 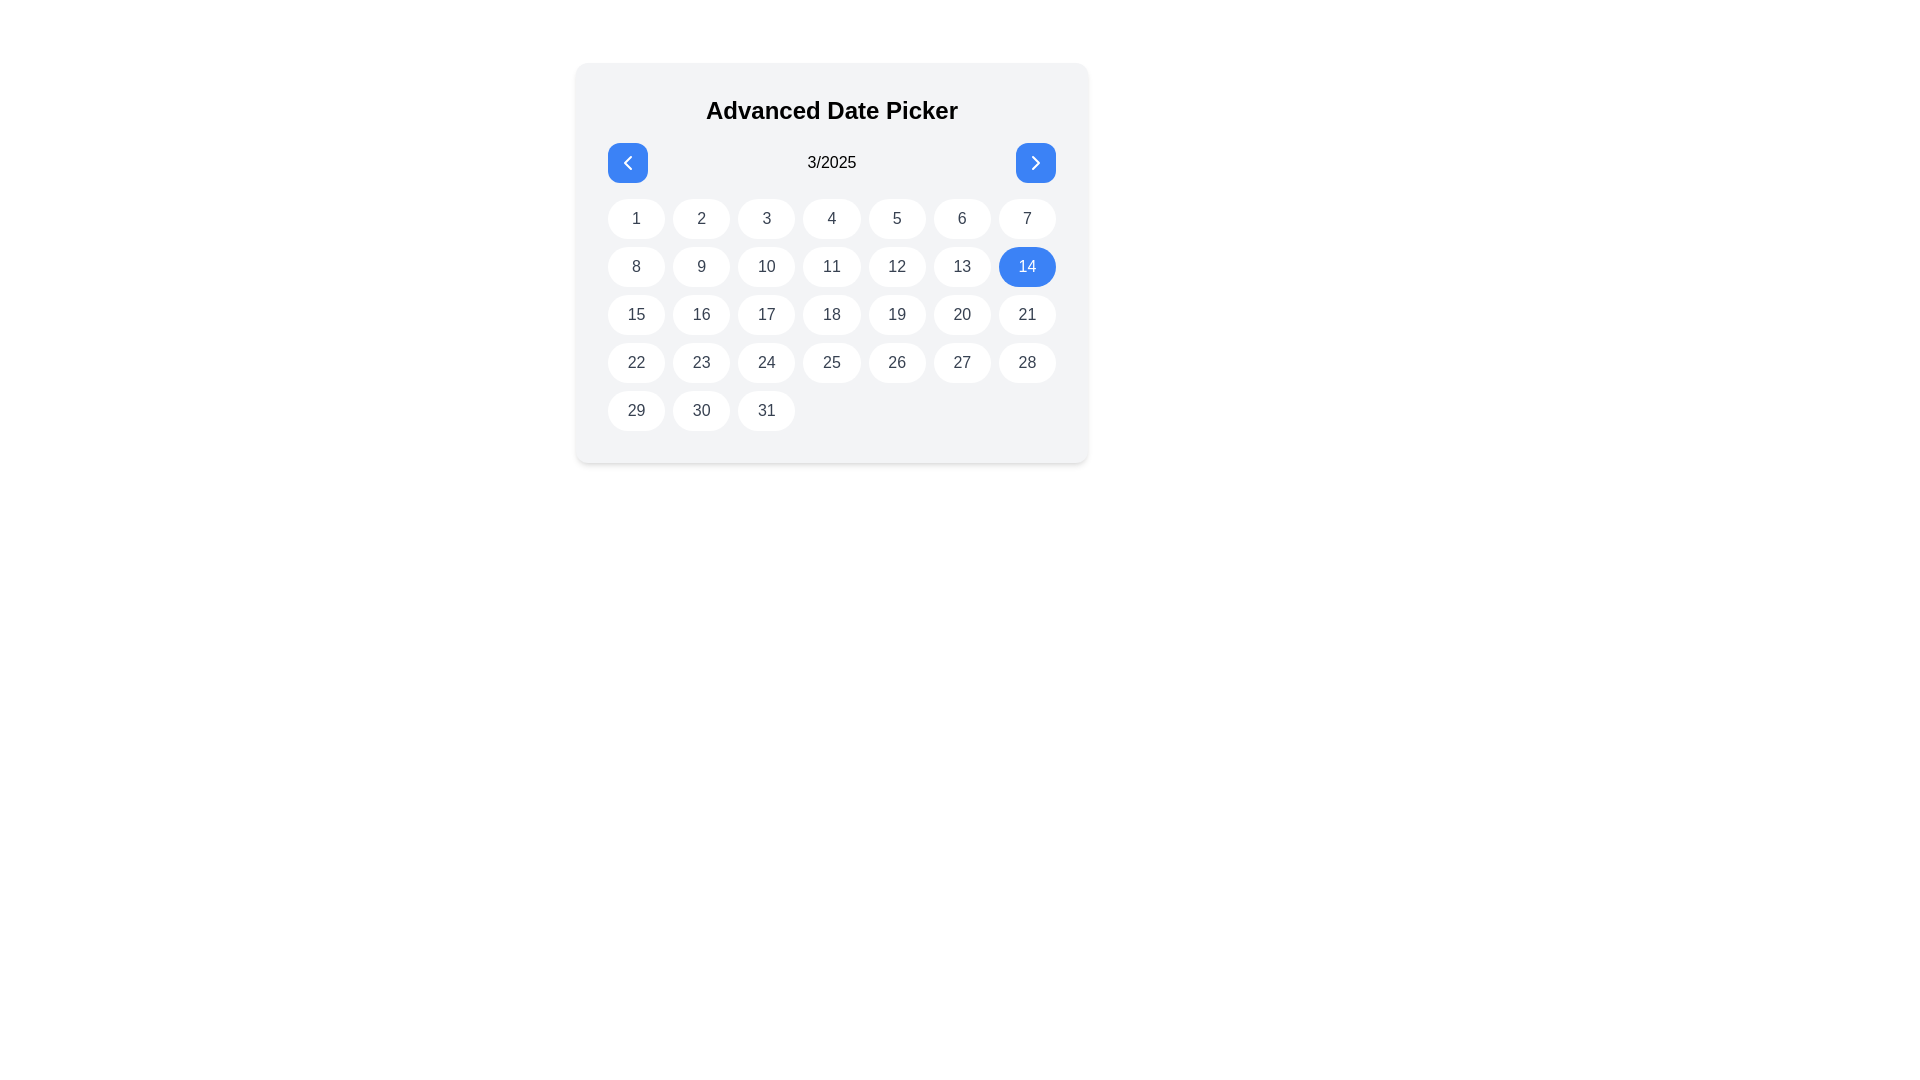 What do you see at coordinates (962, 219) in the screenshot?
I see `the circular button displaying the number '6' in the calendar grid` at bounding box center [962, 219].